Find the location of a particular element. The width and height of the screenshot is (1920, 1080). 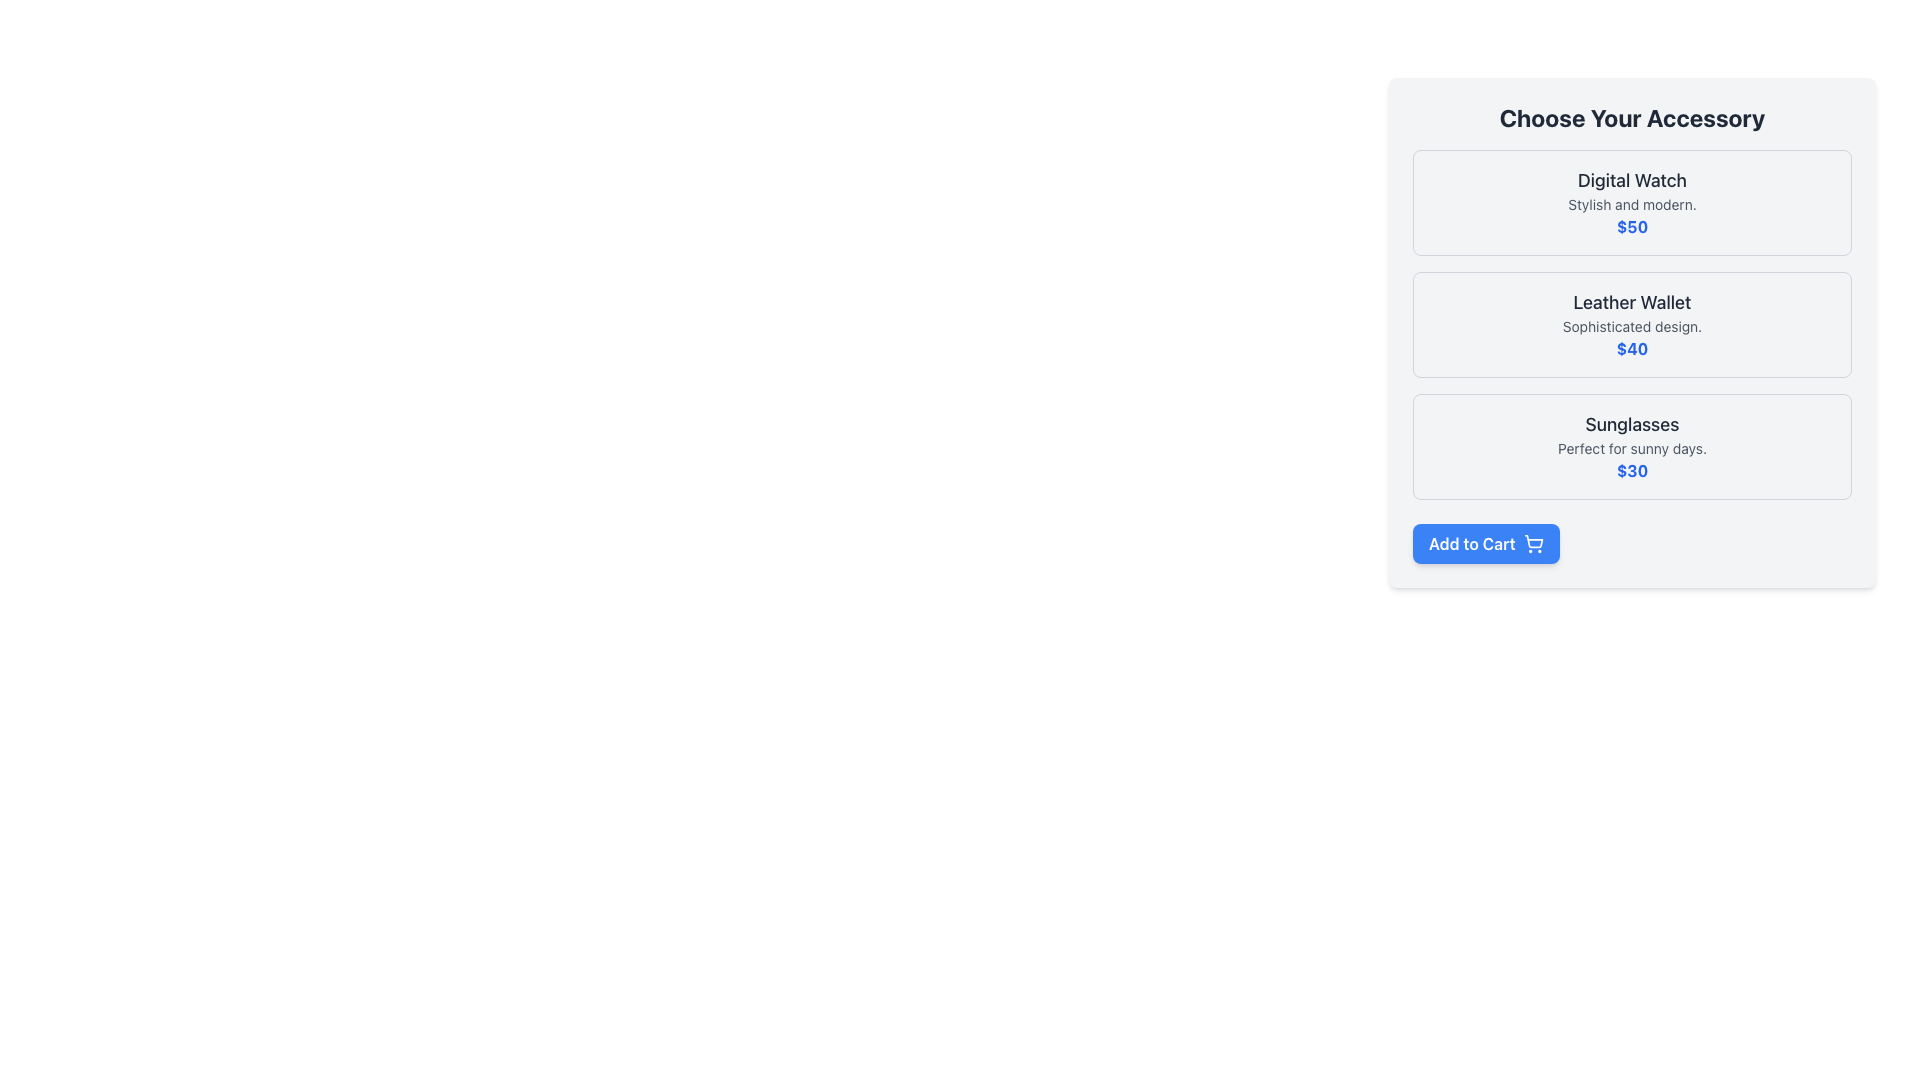

the text label that displays the product name 'Leather Wallet', which is the title of the second product in a vertically stacked product list is located at coordinates (1632, 303).